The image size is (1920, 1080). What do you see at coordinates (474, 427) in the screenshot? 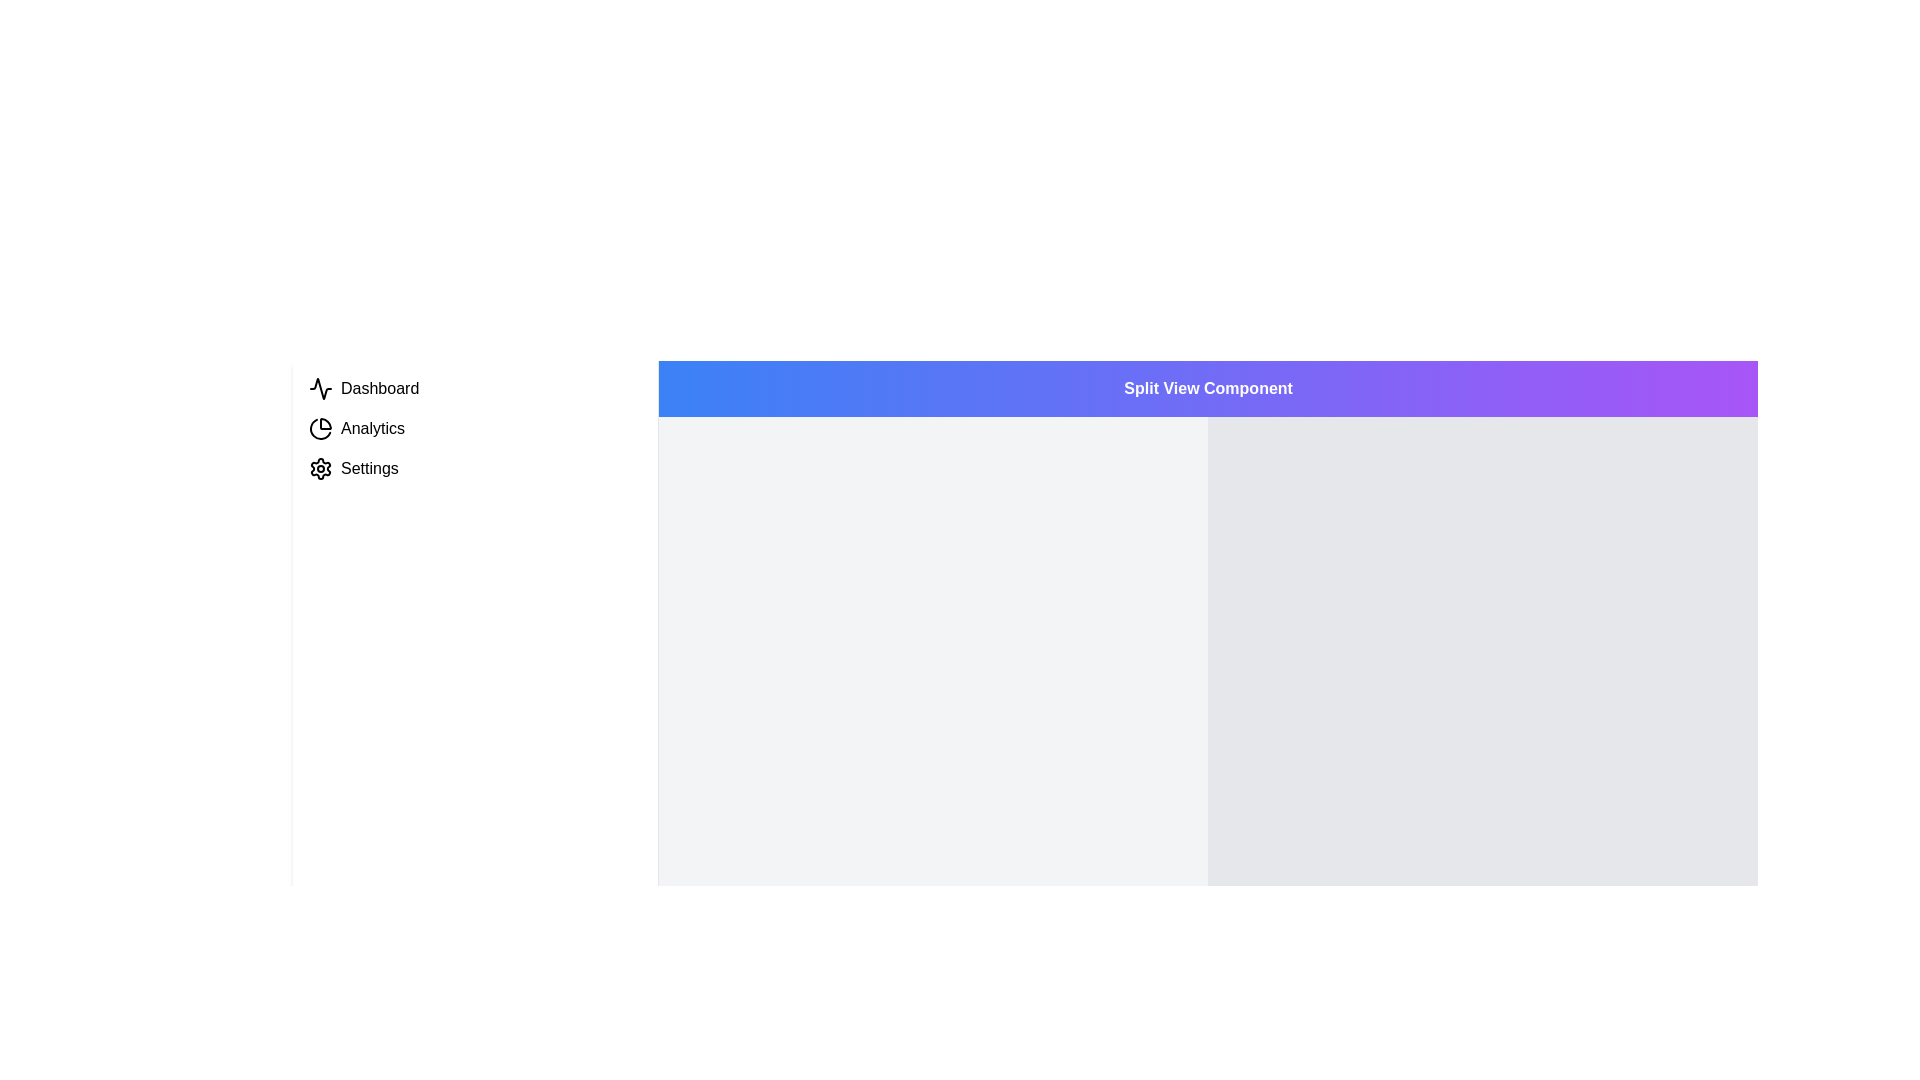
I see `the 'Analytics' option in the Navigation Menu located in the left sidebar` at bounding box center [474, 427].